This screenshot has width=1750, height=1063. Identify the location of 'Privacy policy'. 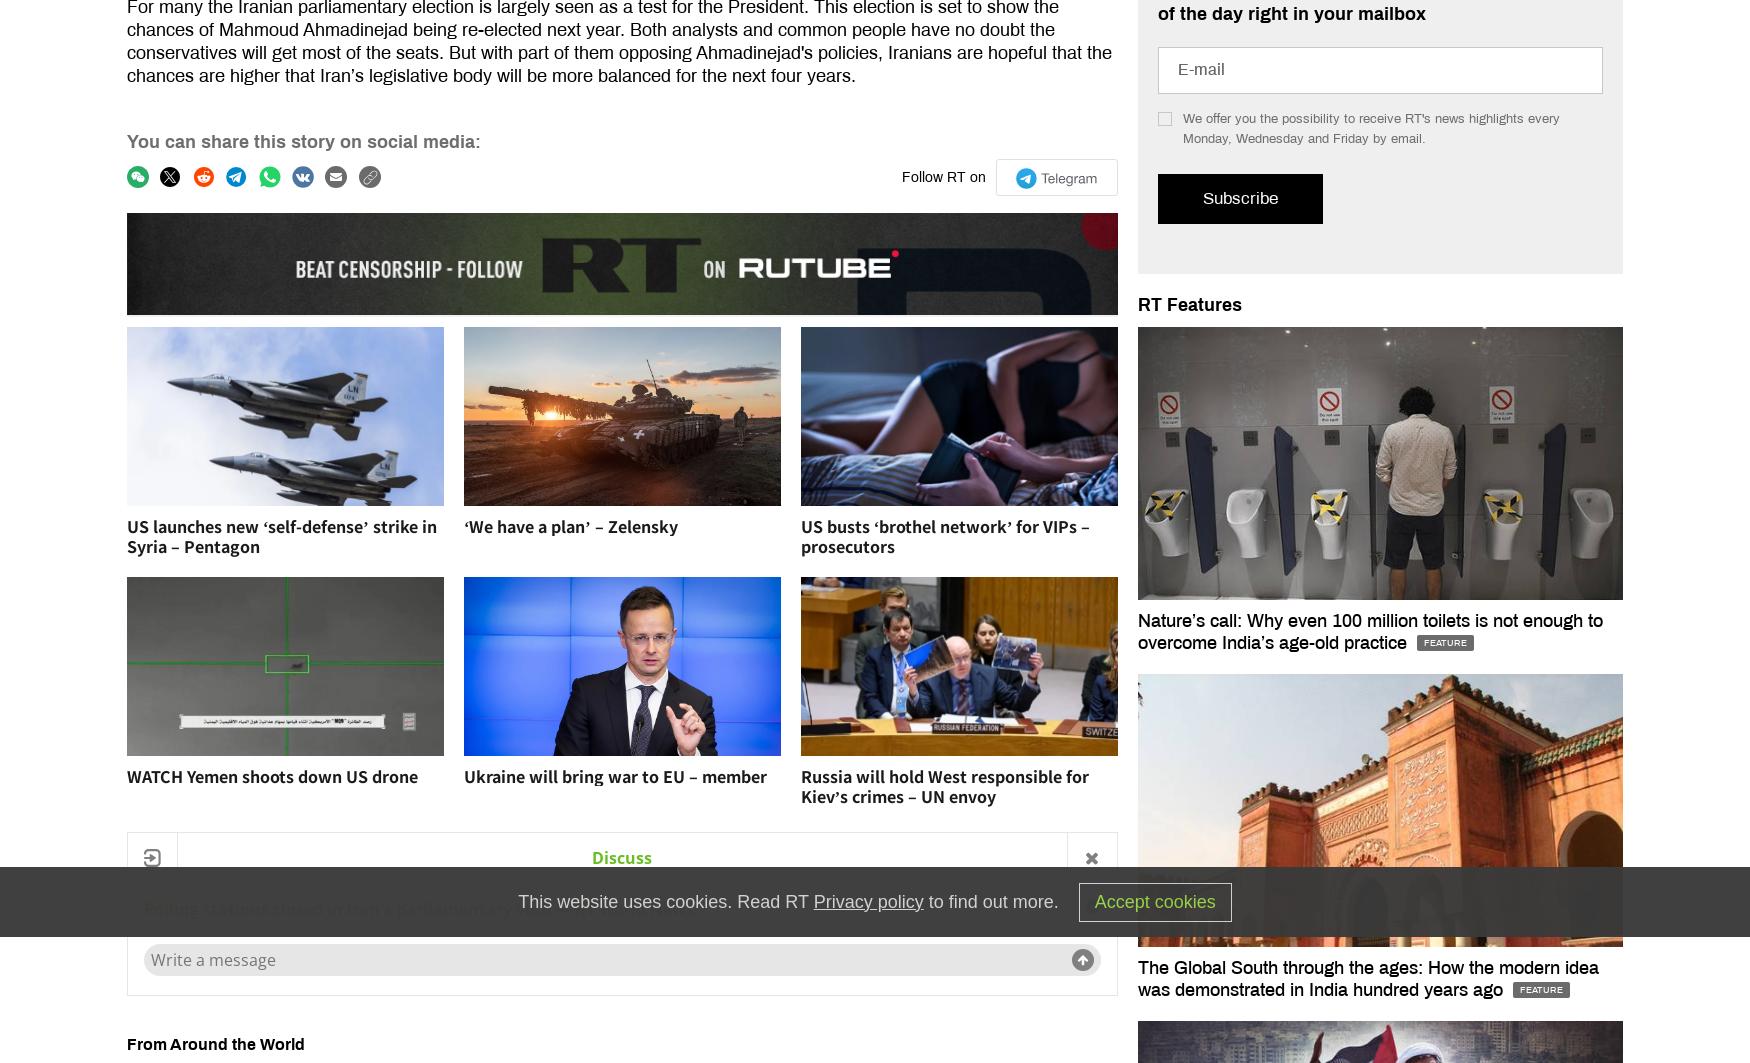
(812, 899).